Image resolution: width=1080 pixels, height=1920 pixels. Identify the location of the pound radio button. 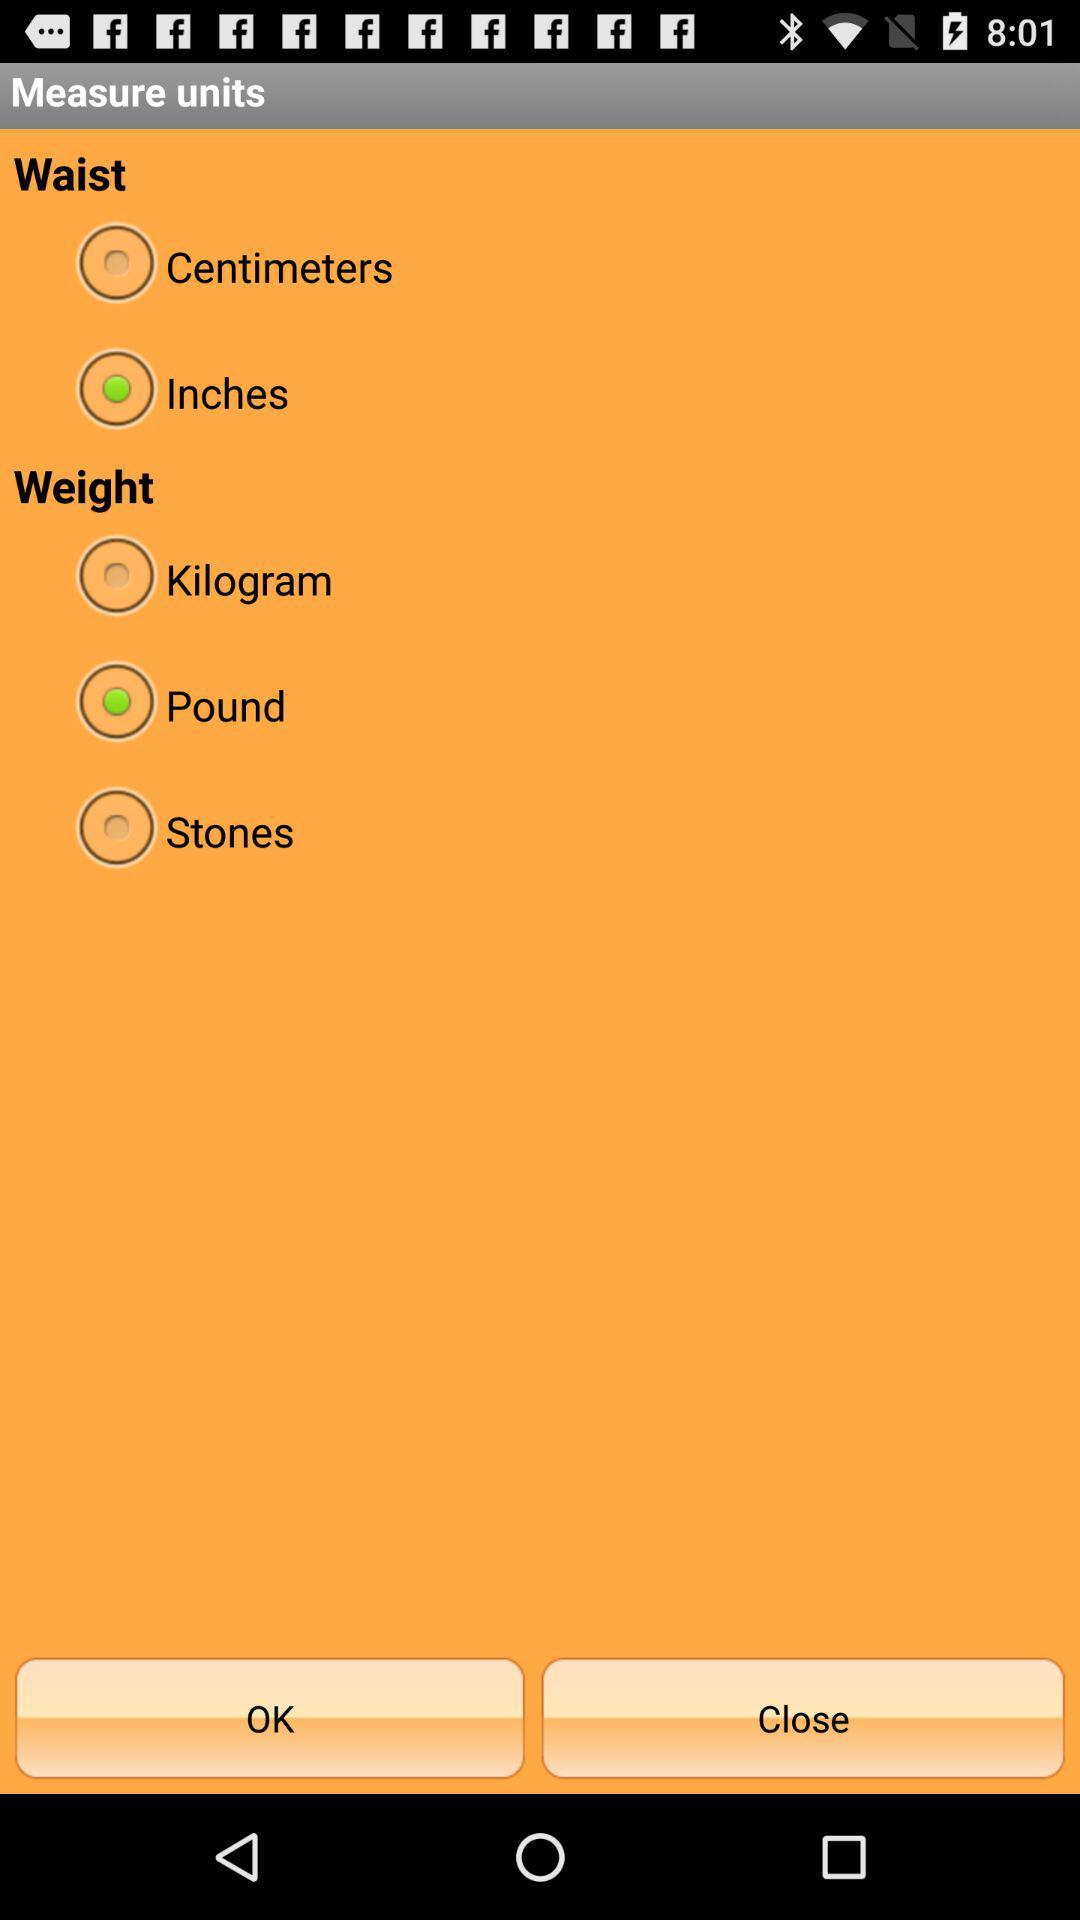
(540, 705).